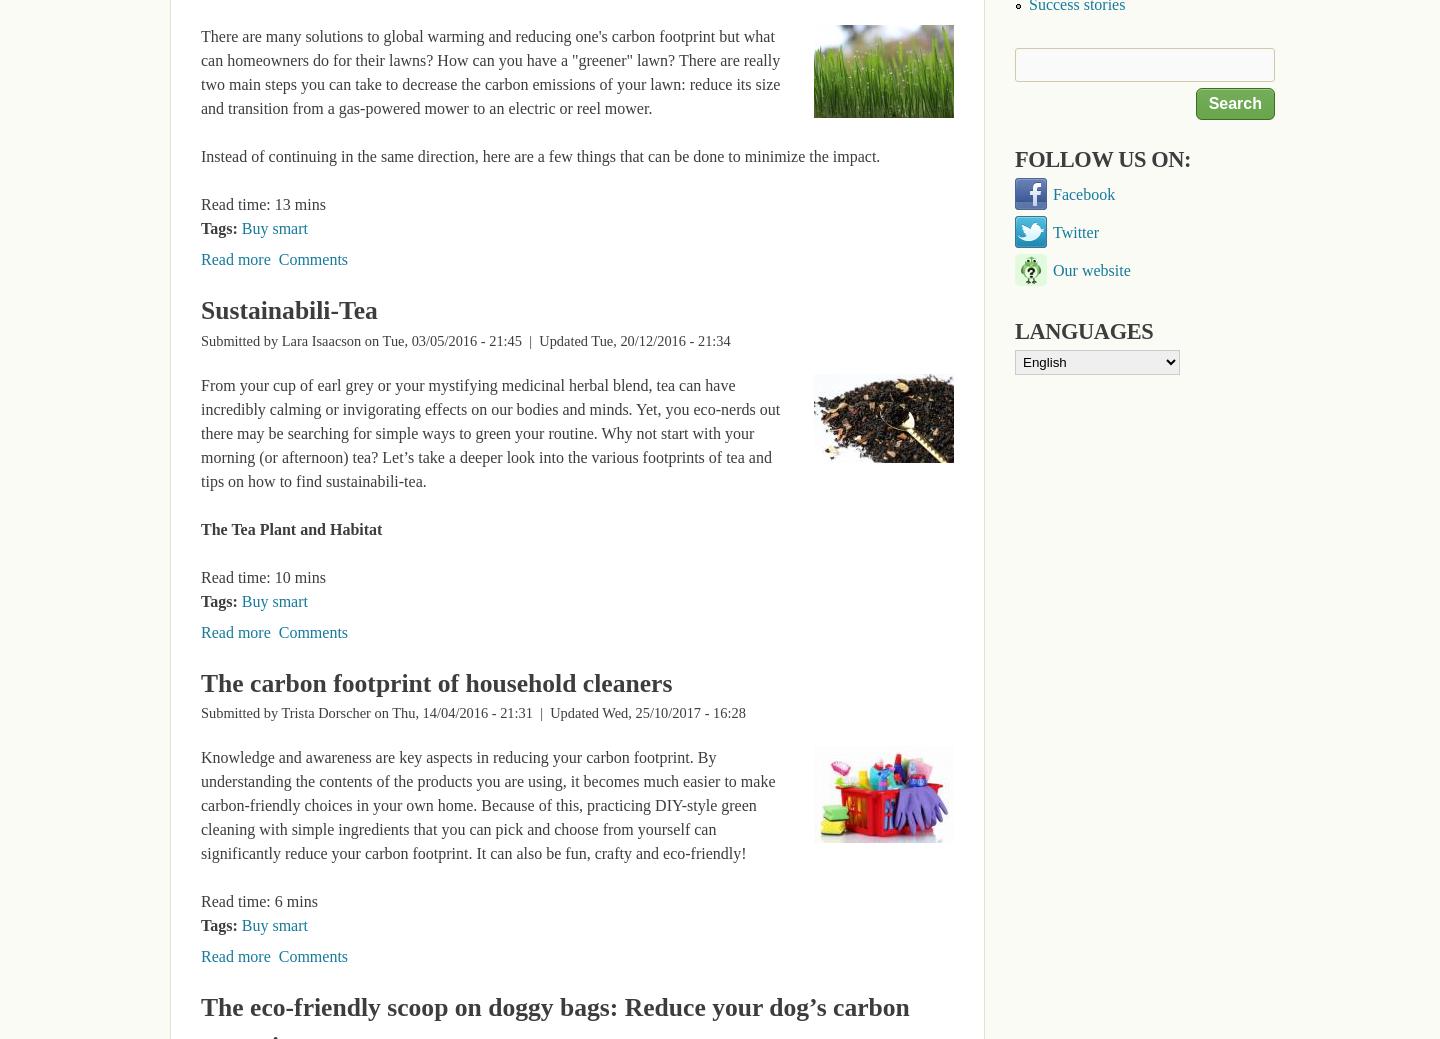 The image size is (1440, 1039). I want to click on 'Read time: 6 mins', so click(258, 901).